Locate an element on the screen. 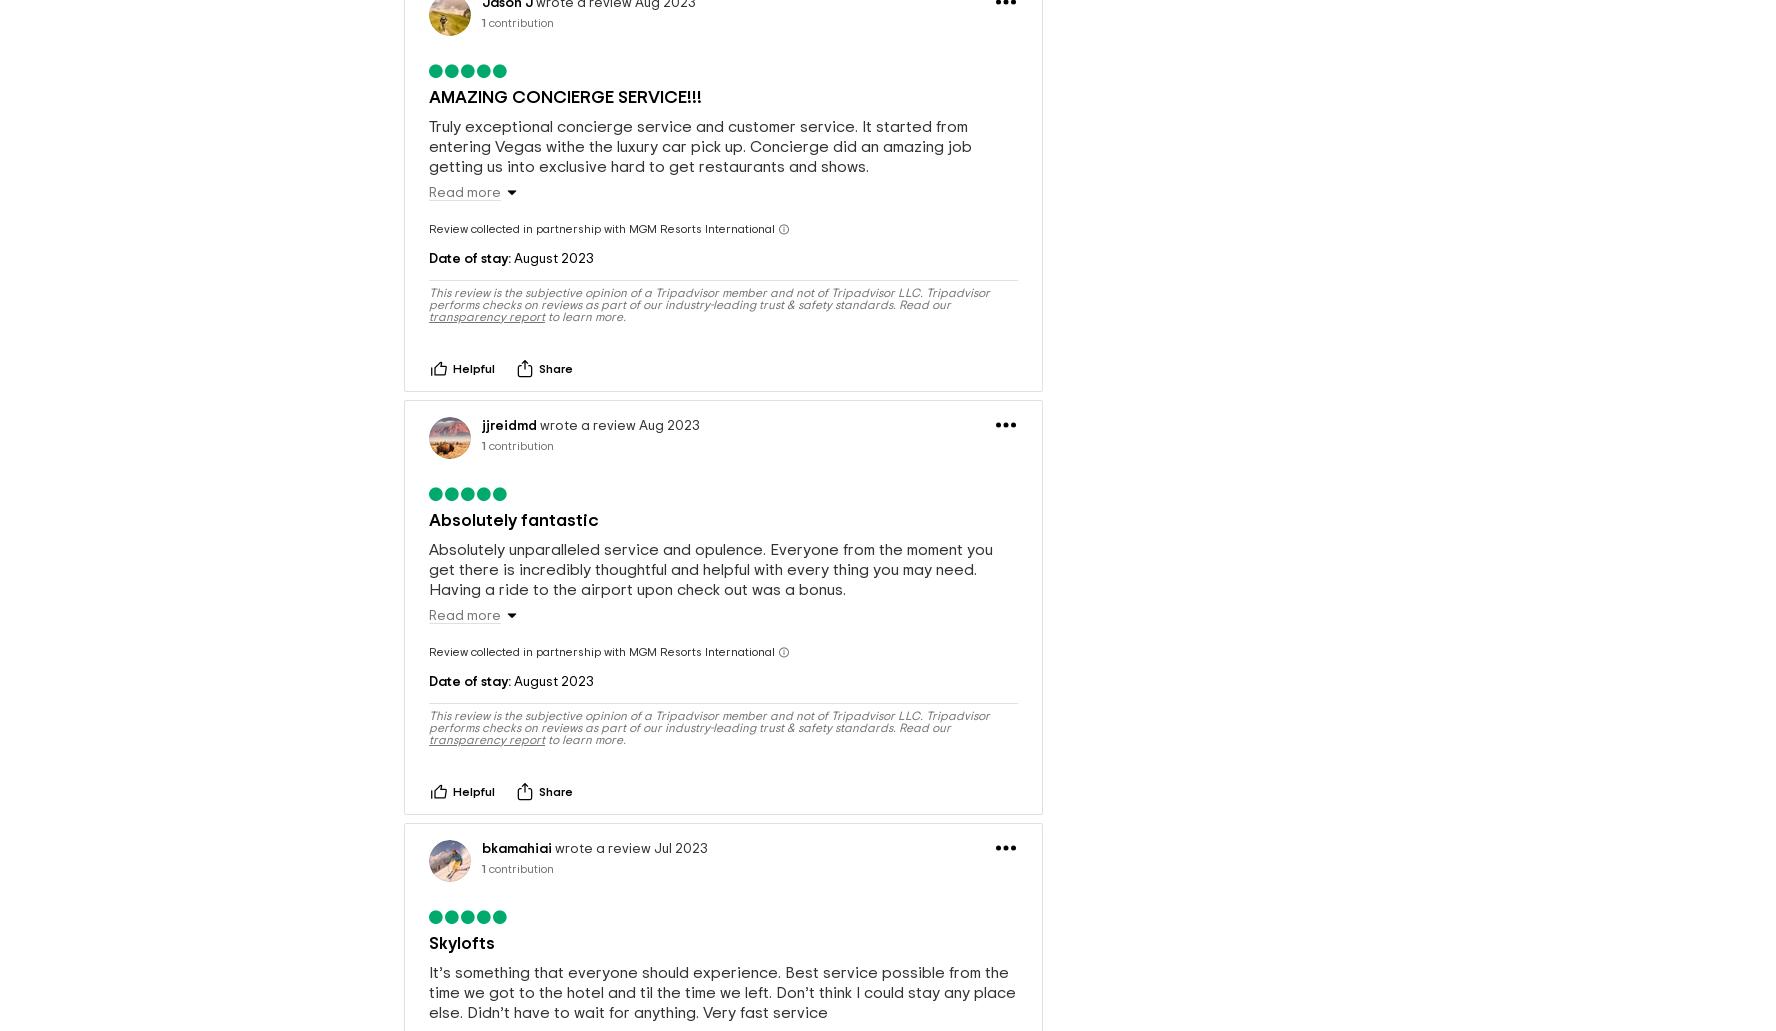 The image size is (1776, 1031). 'Absolutely unparalleled service and opulence. Everyone from the moment you get there is incredibly thoughtful and helpful with every thing you may need.  Having a ride to the airport upon check out was a bonus.' is located at coordinates (429, 536).